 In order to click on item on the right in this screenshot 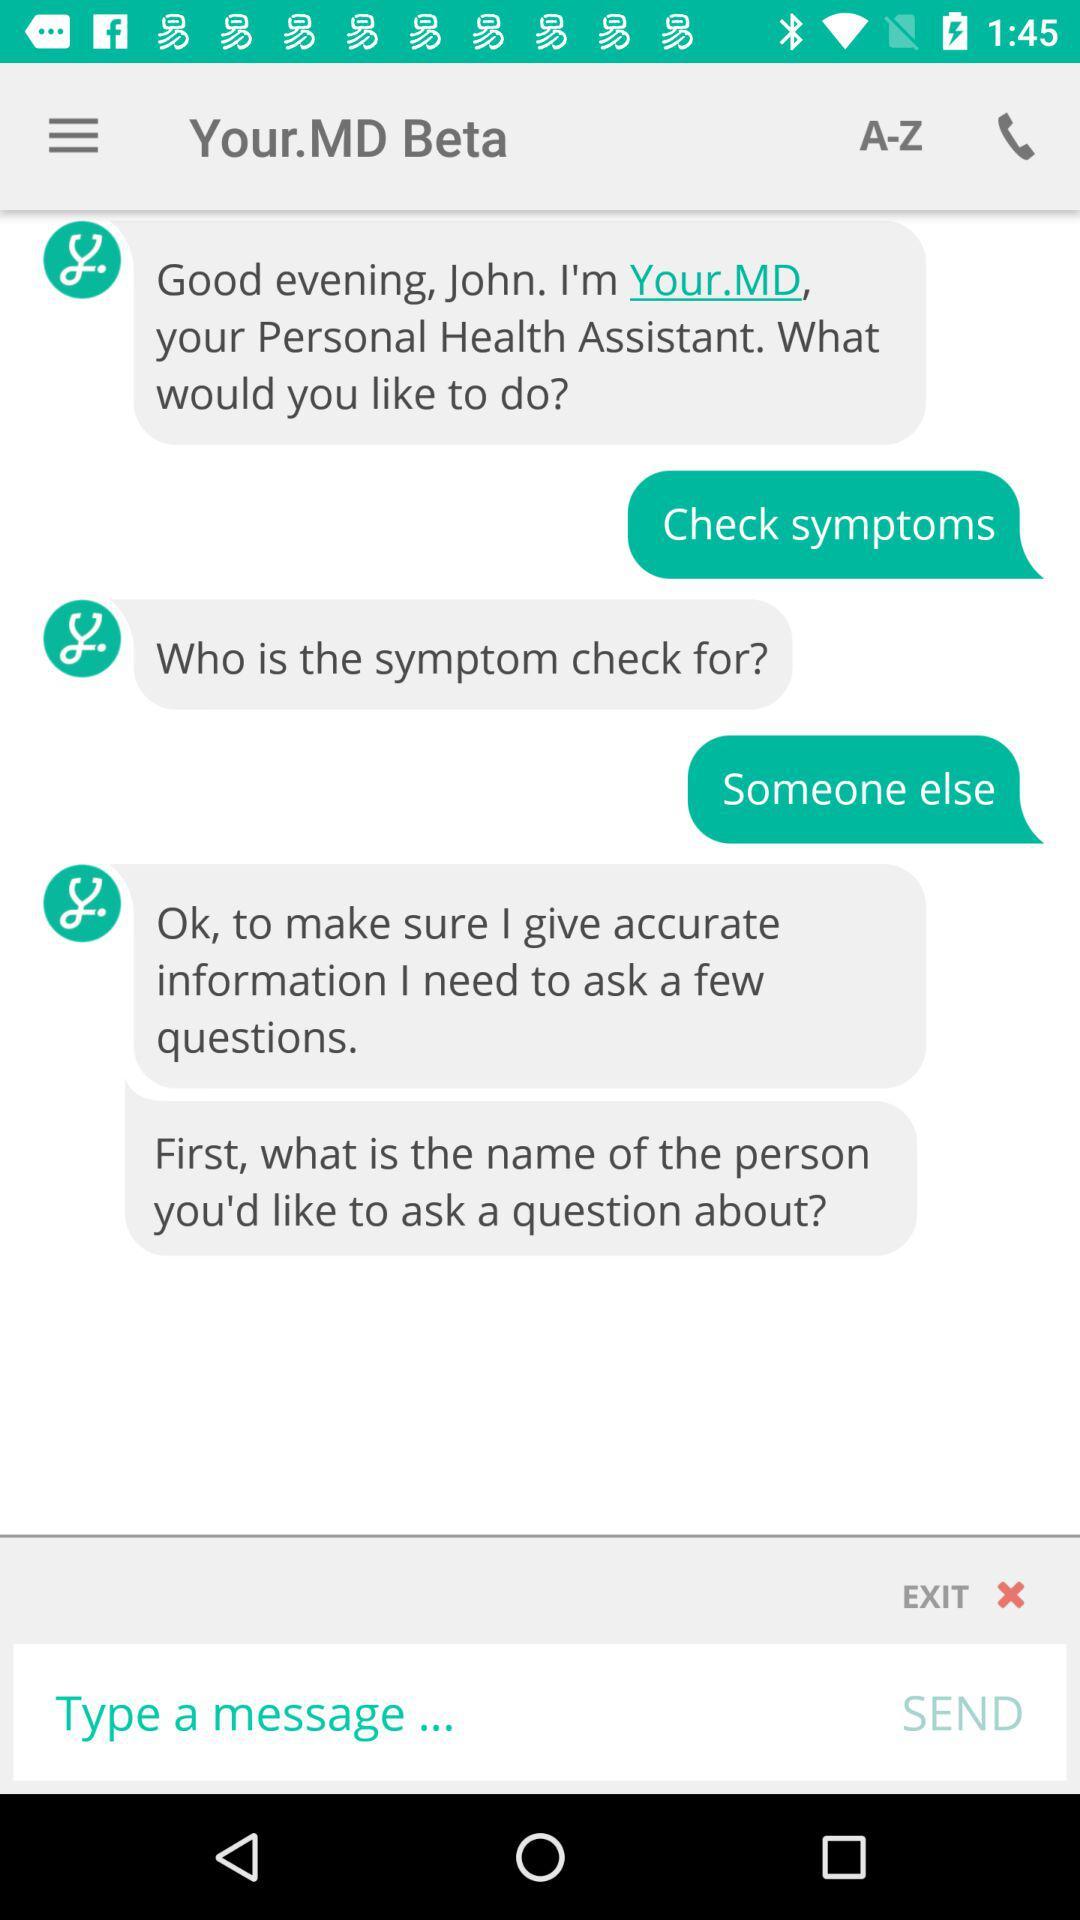, I will do `click(864, 786)`.